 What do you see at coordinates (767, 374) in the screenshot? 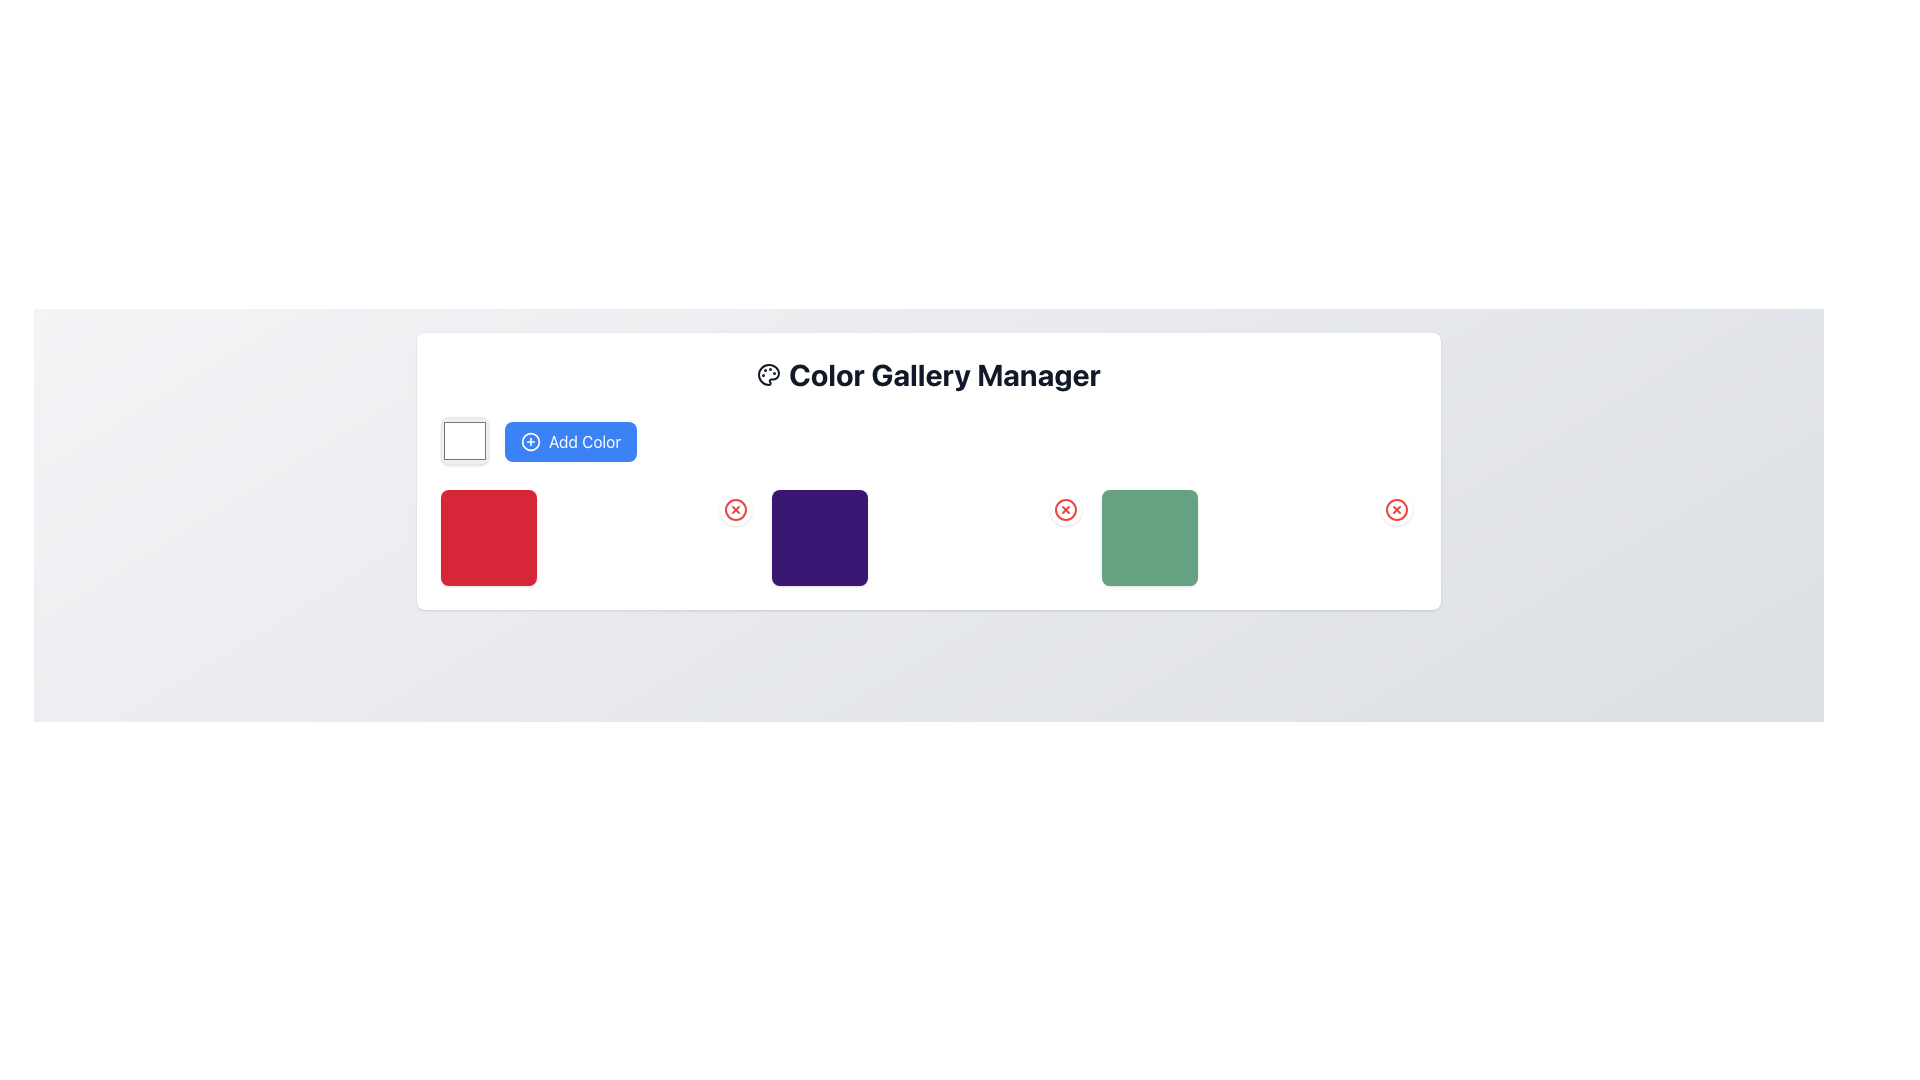
I see `the palette icon located to the left of the 'Color Gallery Manager' label at the top center region of the interface` at bounding box center [767, 374].